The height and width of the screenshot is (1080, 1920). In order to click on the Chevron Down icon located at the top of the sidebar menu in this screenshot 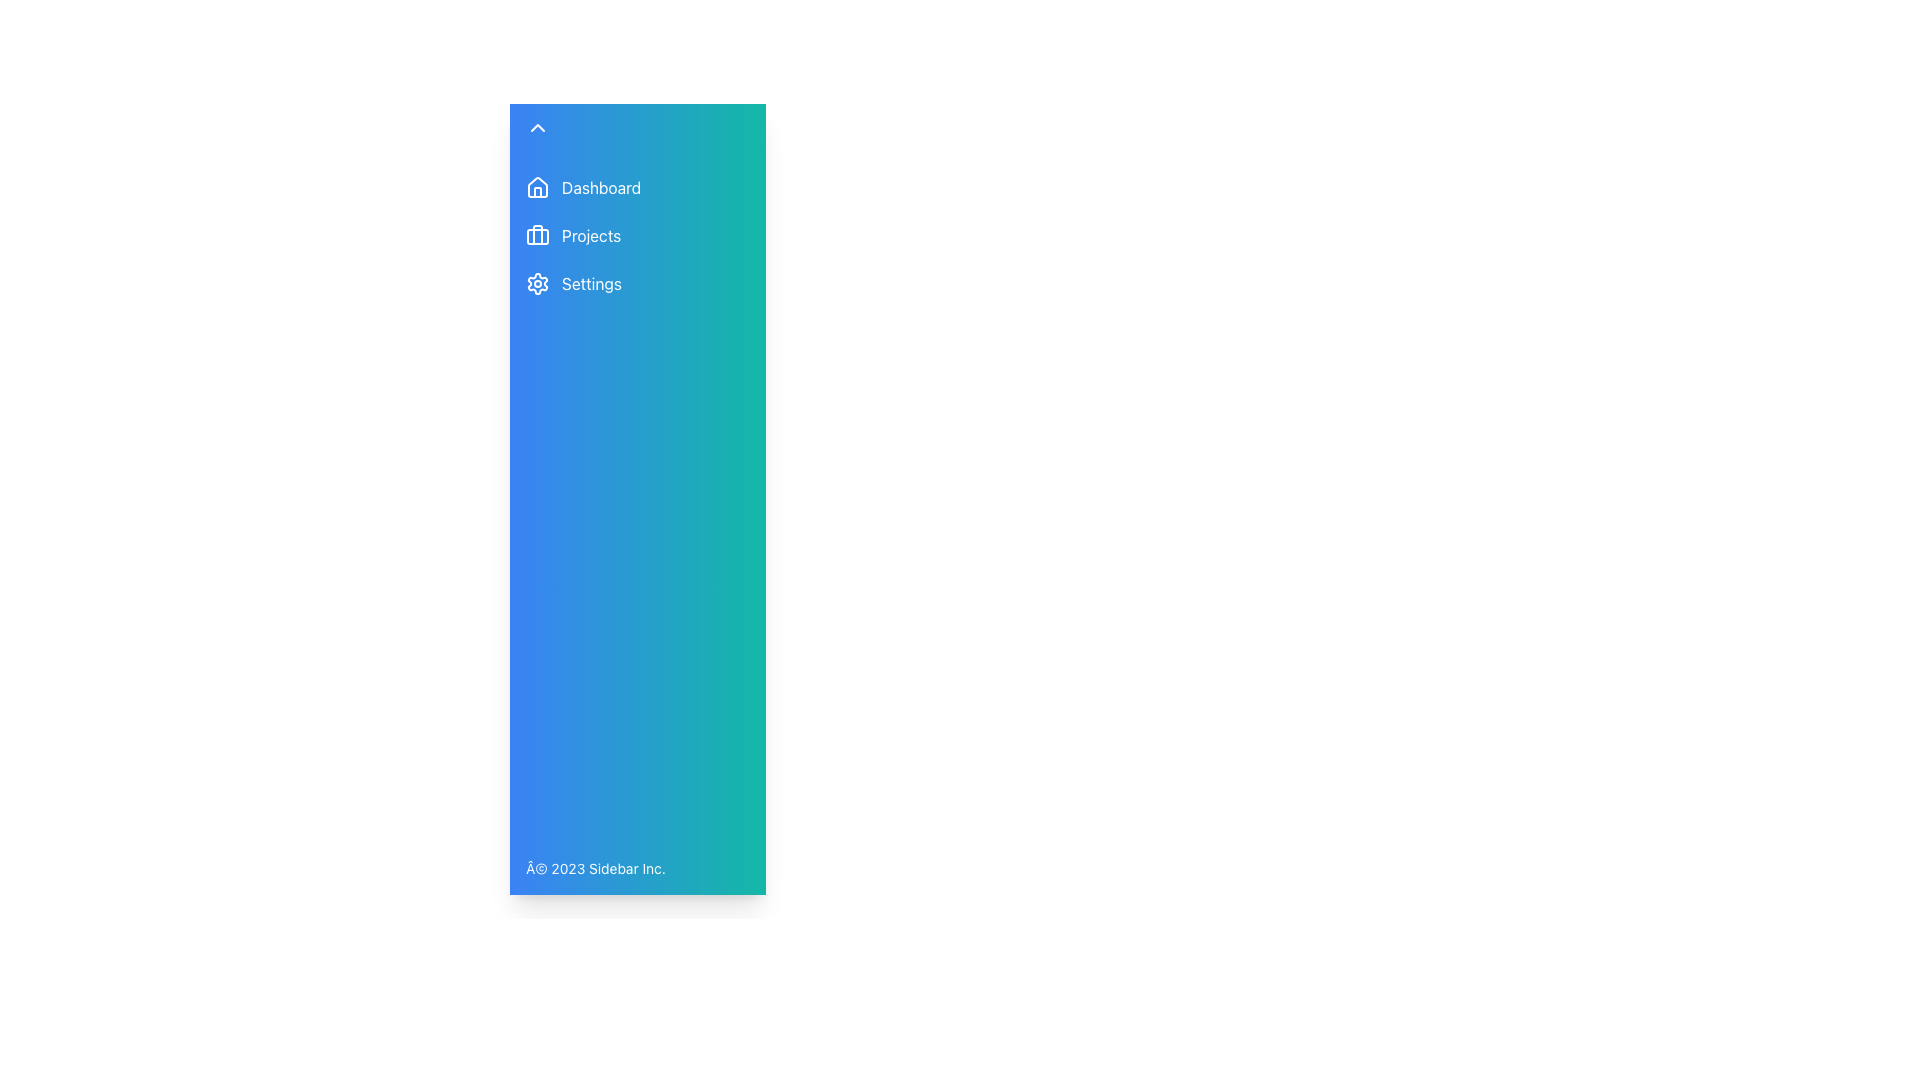, I will do `click(537, 127)`.